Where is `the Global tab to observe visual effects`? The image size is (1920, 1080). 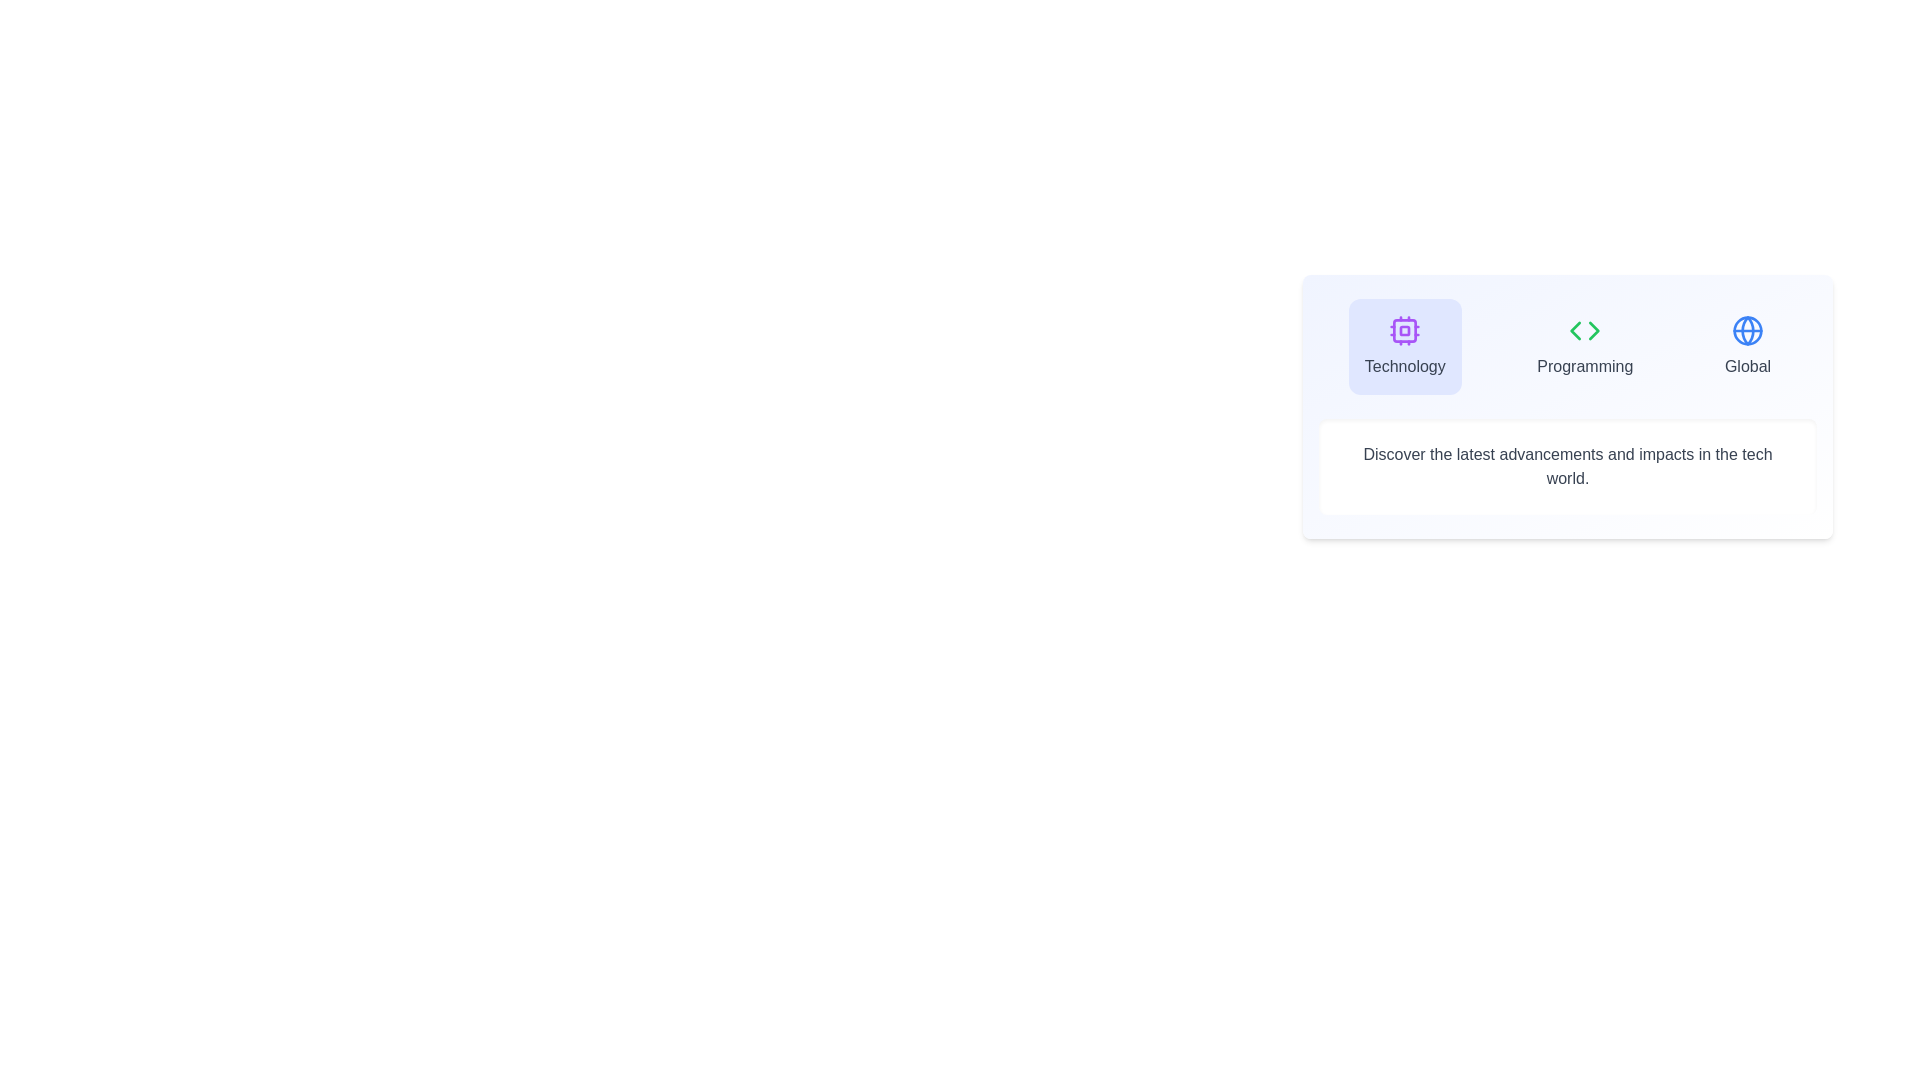 the Global tab to observe visual effects is located at coordinates (1746, 346).